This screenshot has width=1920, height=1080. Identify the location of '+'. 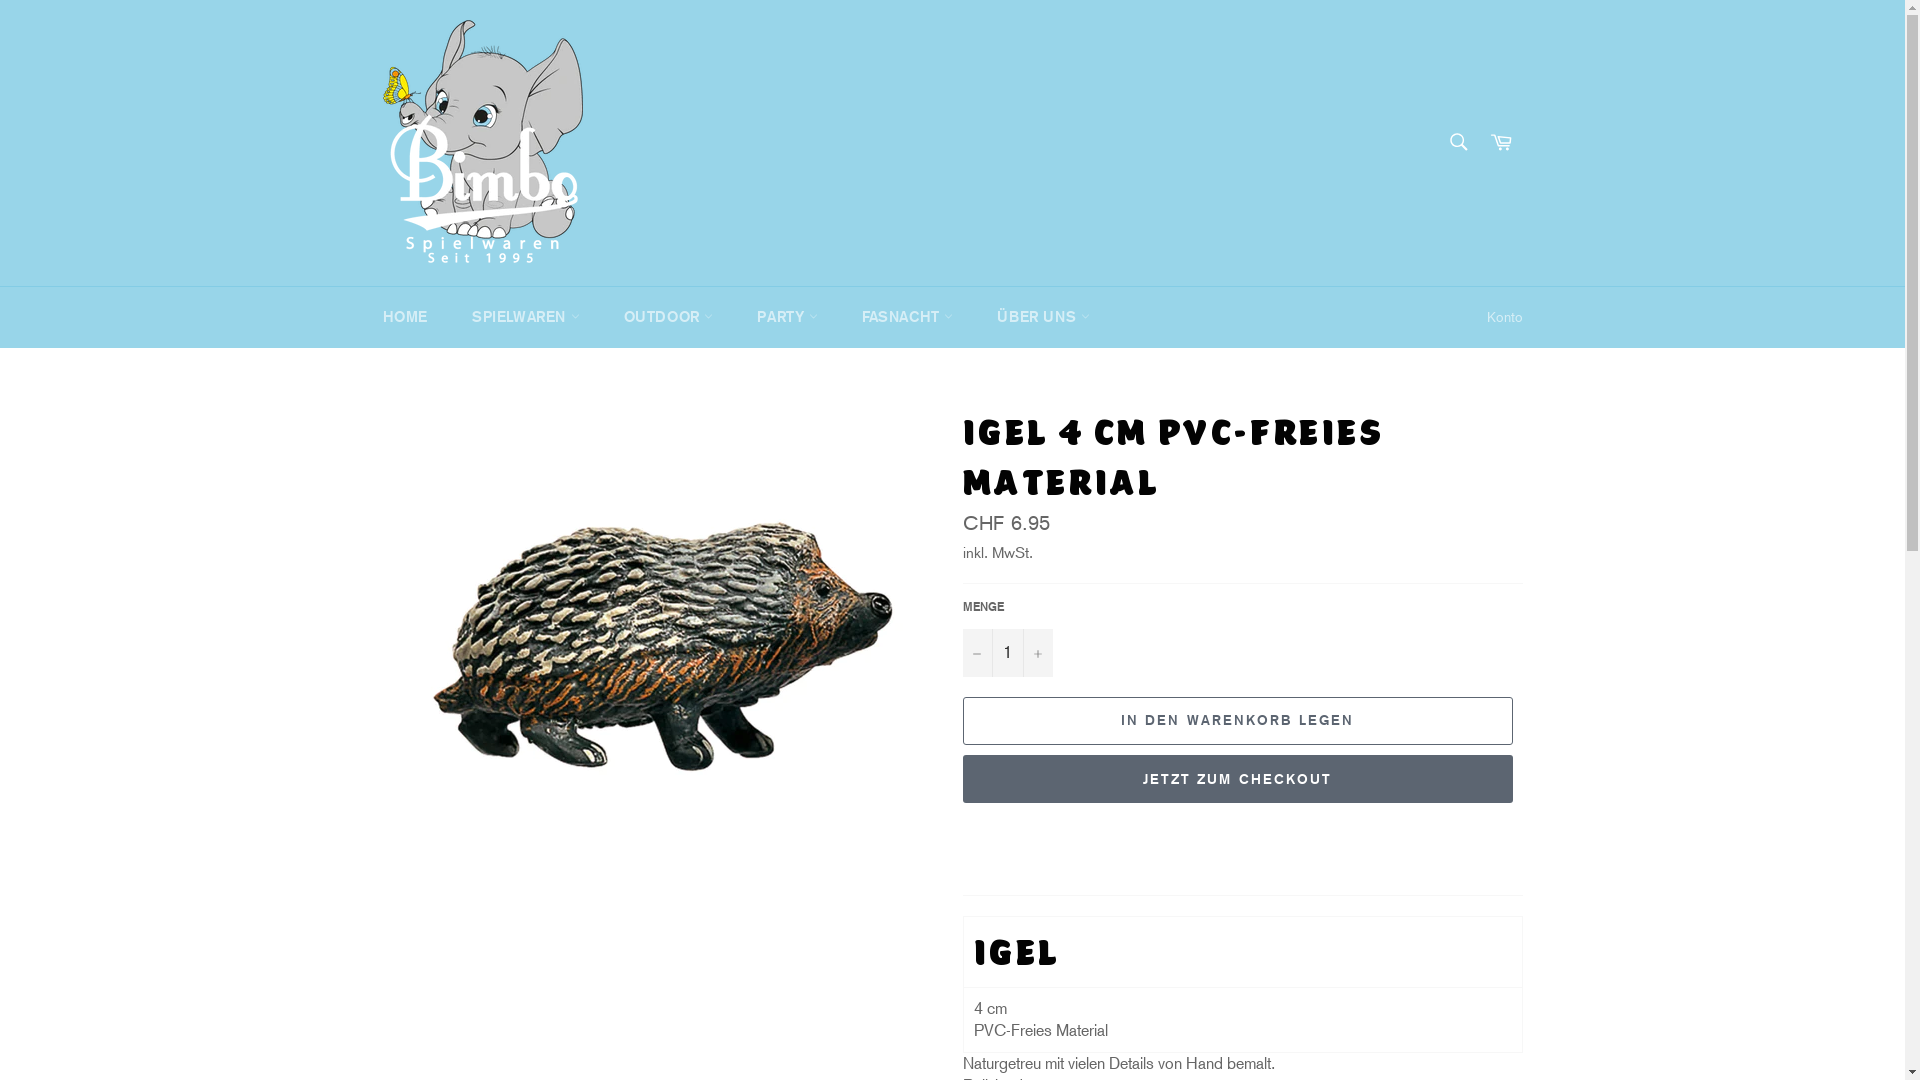
(1022, 652).